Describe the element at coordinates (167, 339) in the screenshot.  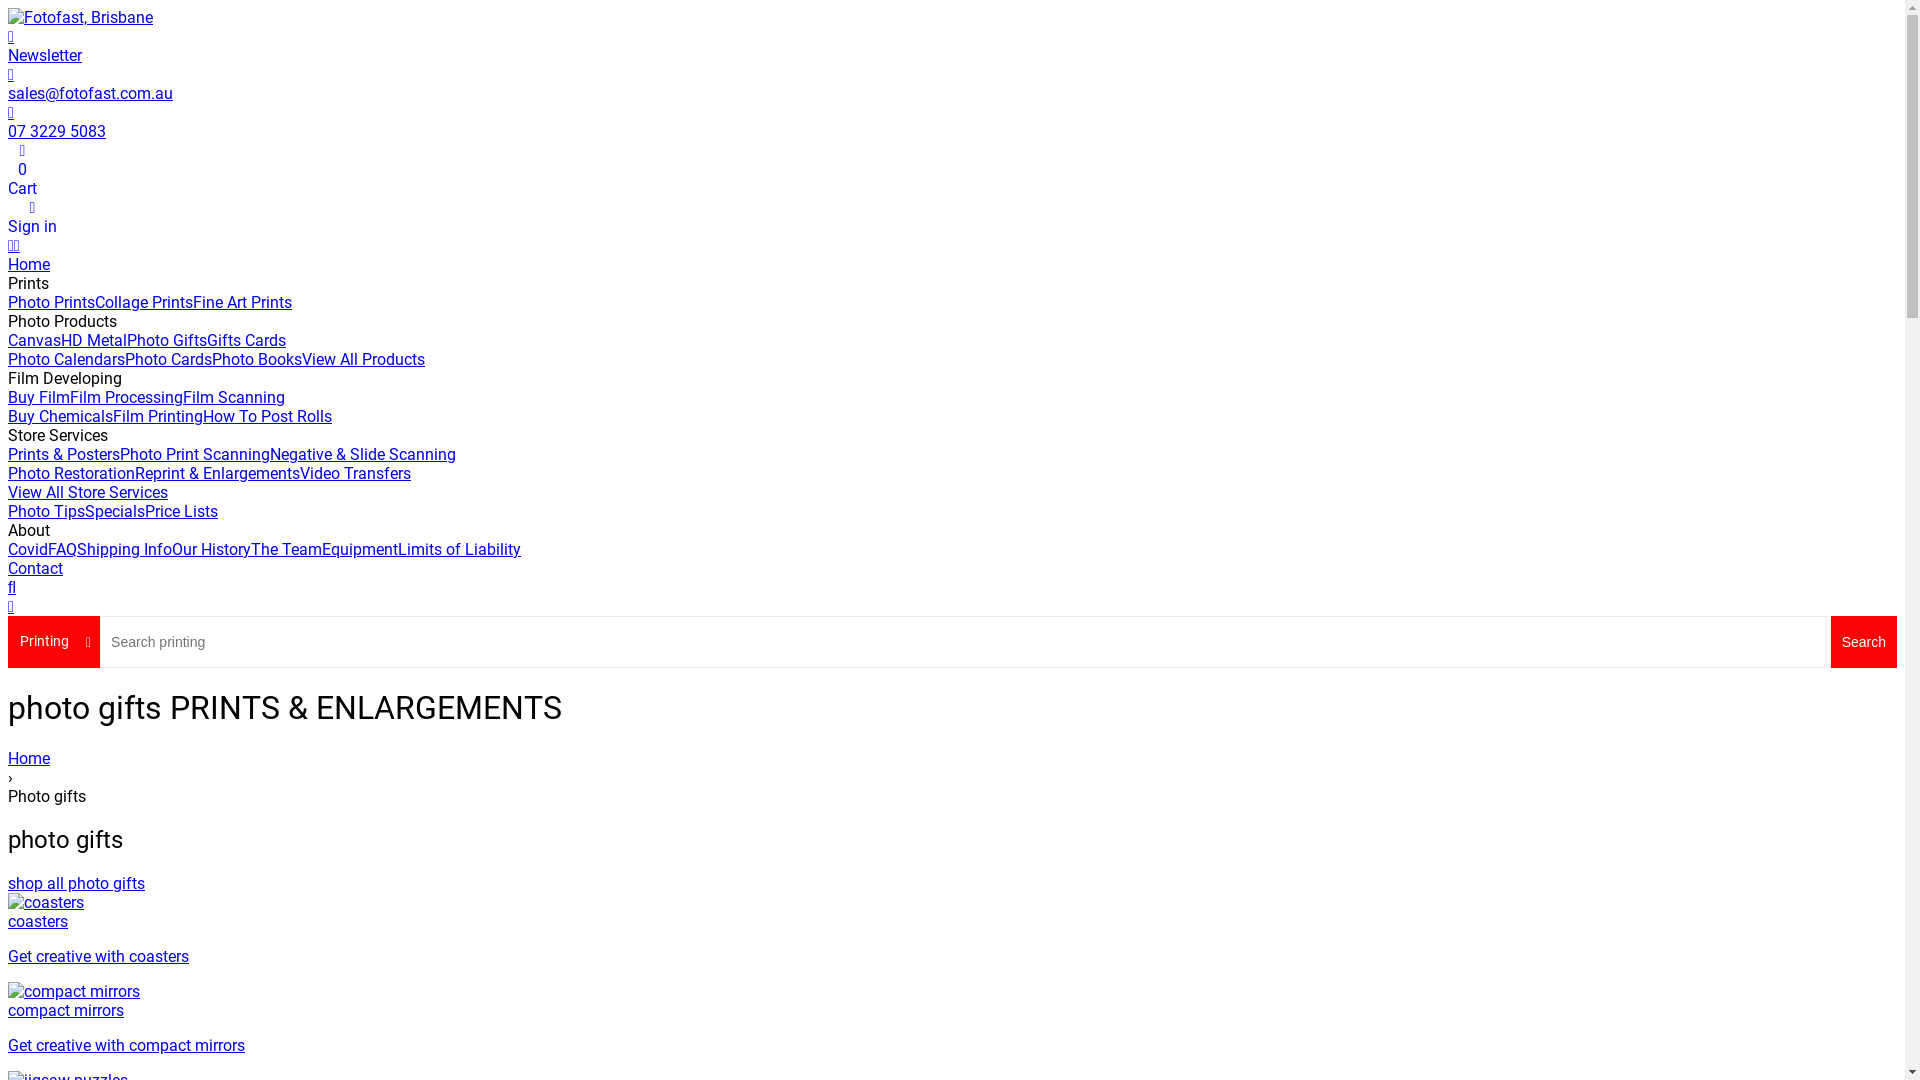
I see `'Photo Gifts'` at that location.